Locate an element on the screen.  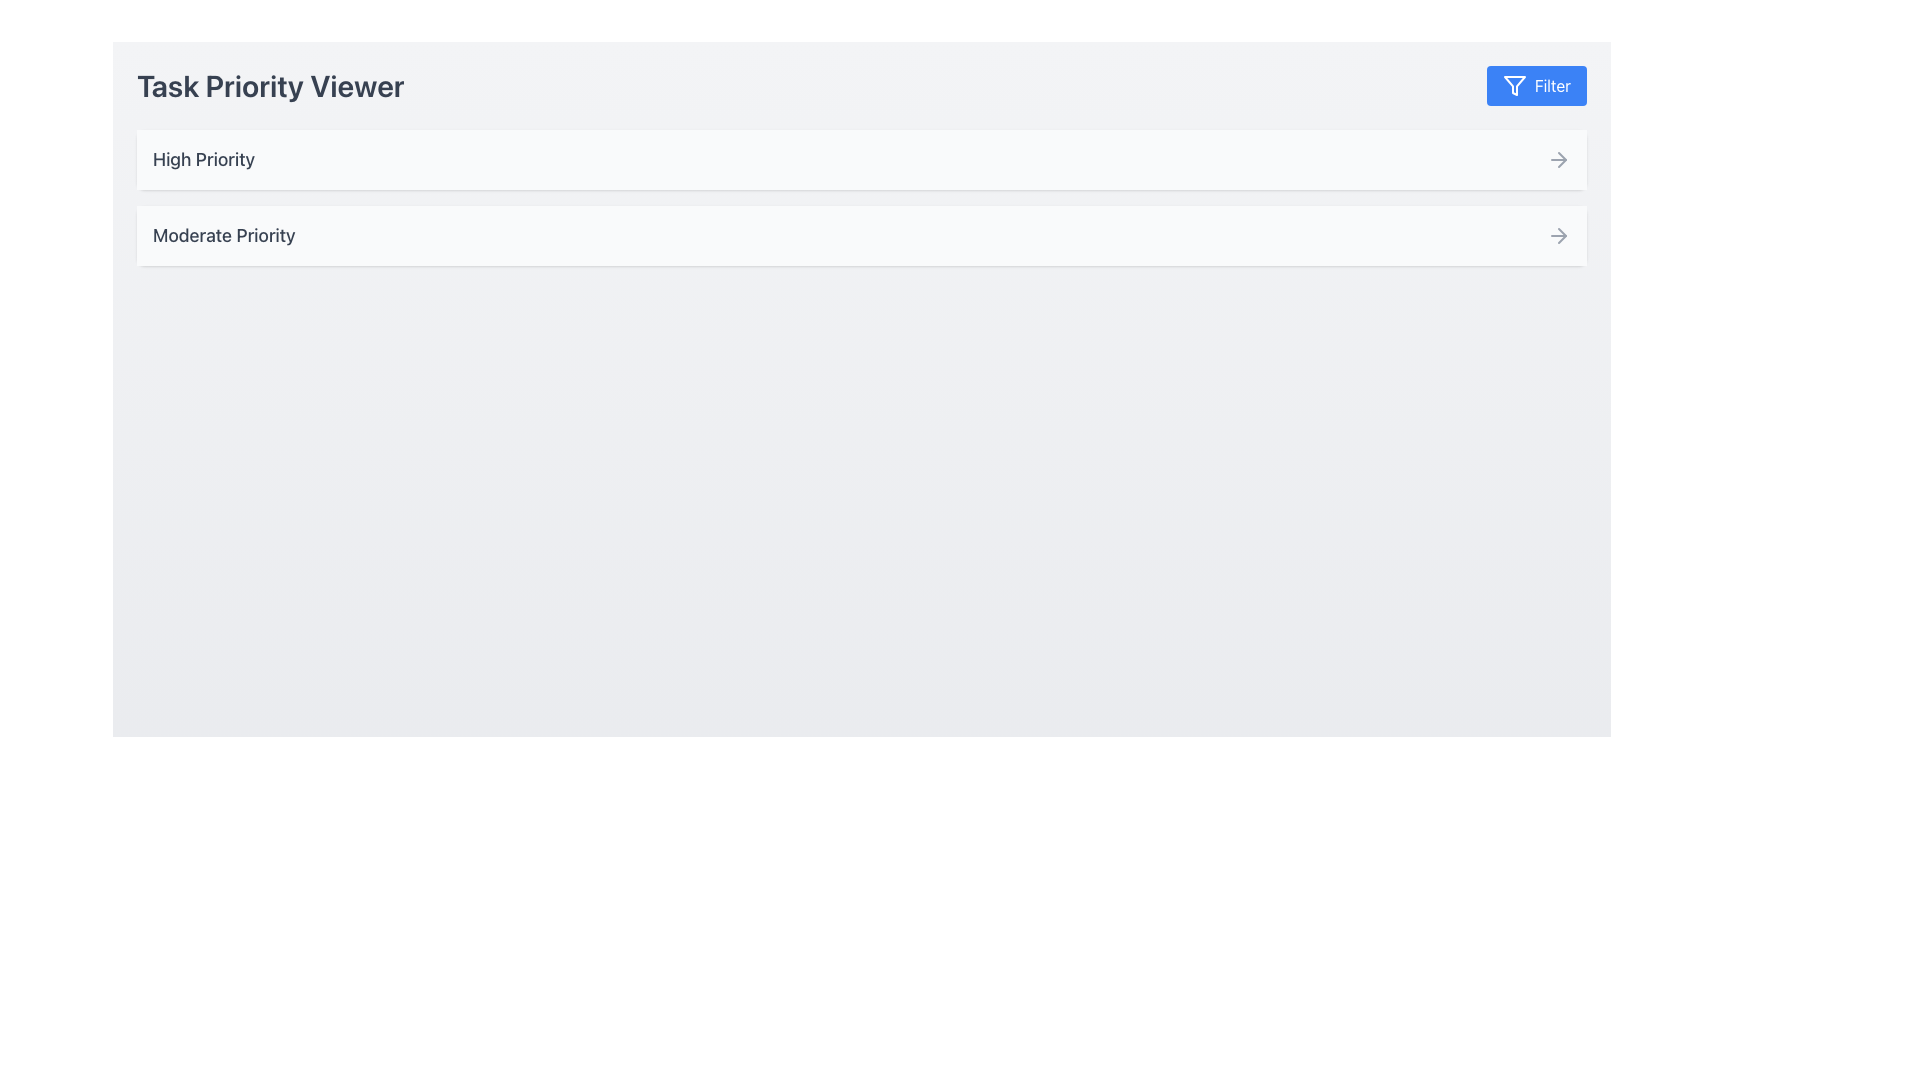
the 'Moderate Priority' interactive list item is located at coordinates (862, 234).